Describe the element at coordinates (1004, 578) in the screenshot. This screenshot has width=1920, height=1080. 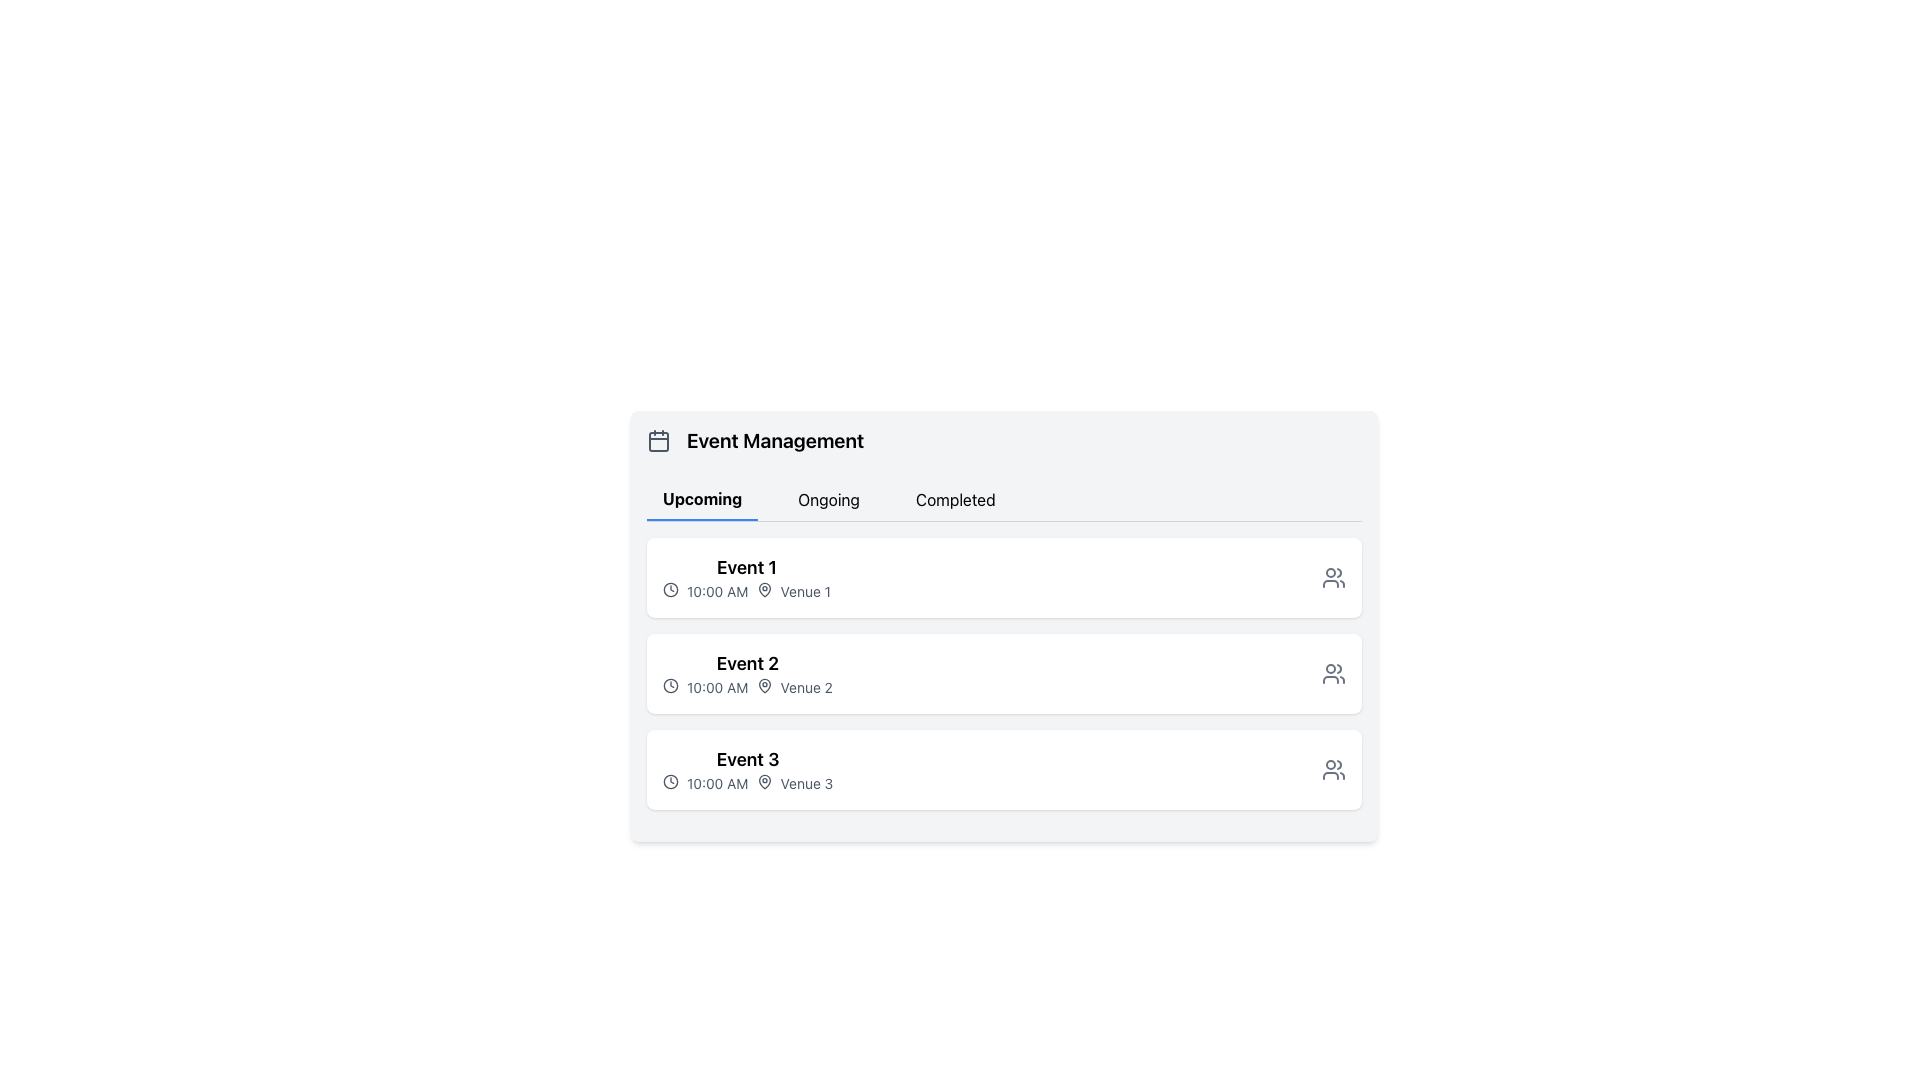
I see `to select the event displayed in the first position of the vertically stacked list under the 'Upcoming' section of the event management interface` at that location.